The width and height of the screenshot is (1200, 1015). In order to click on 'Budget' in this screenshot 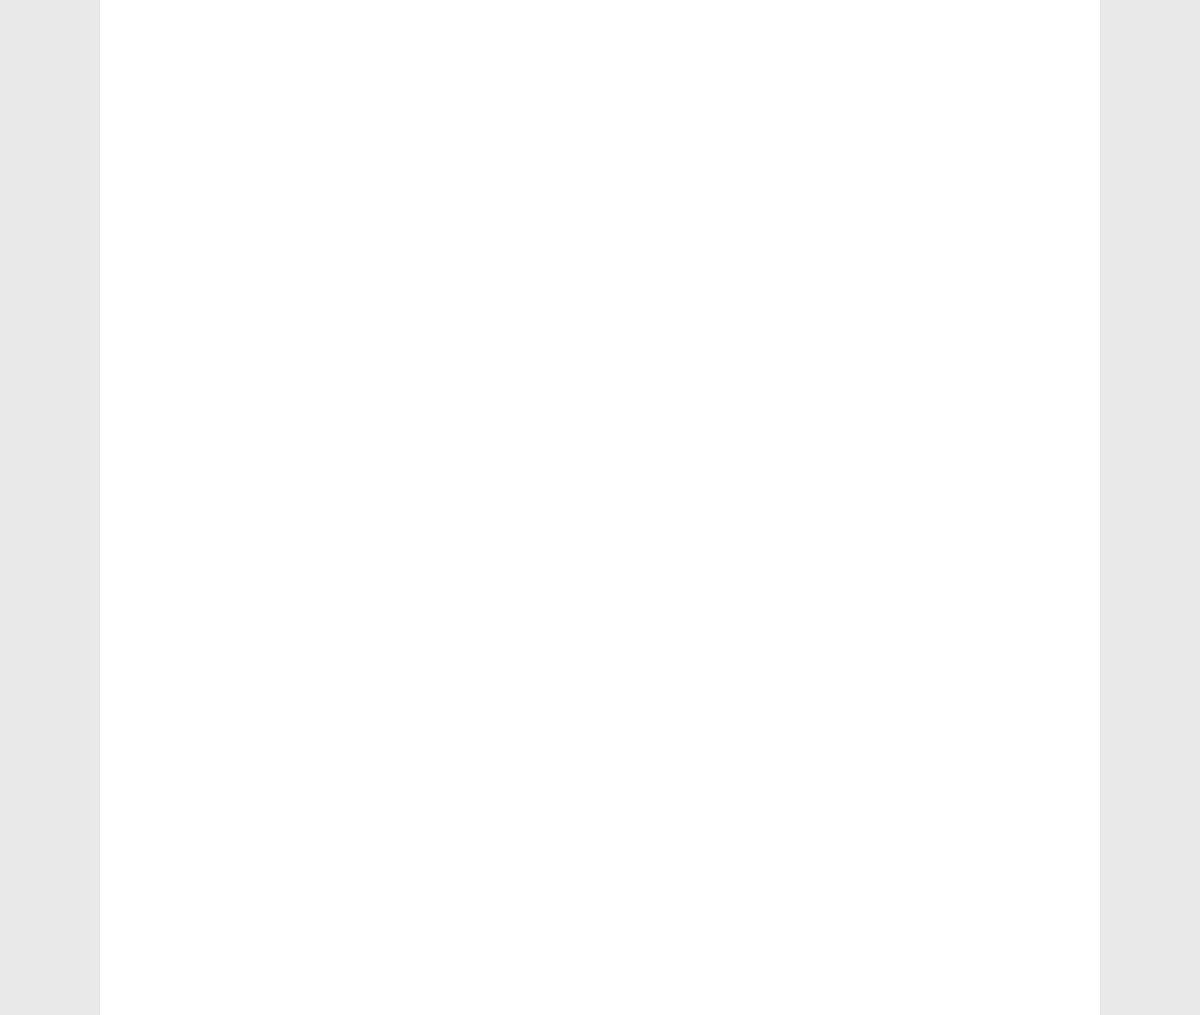, I will do `click(178, 177)`.